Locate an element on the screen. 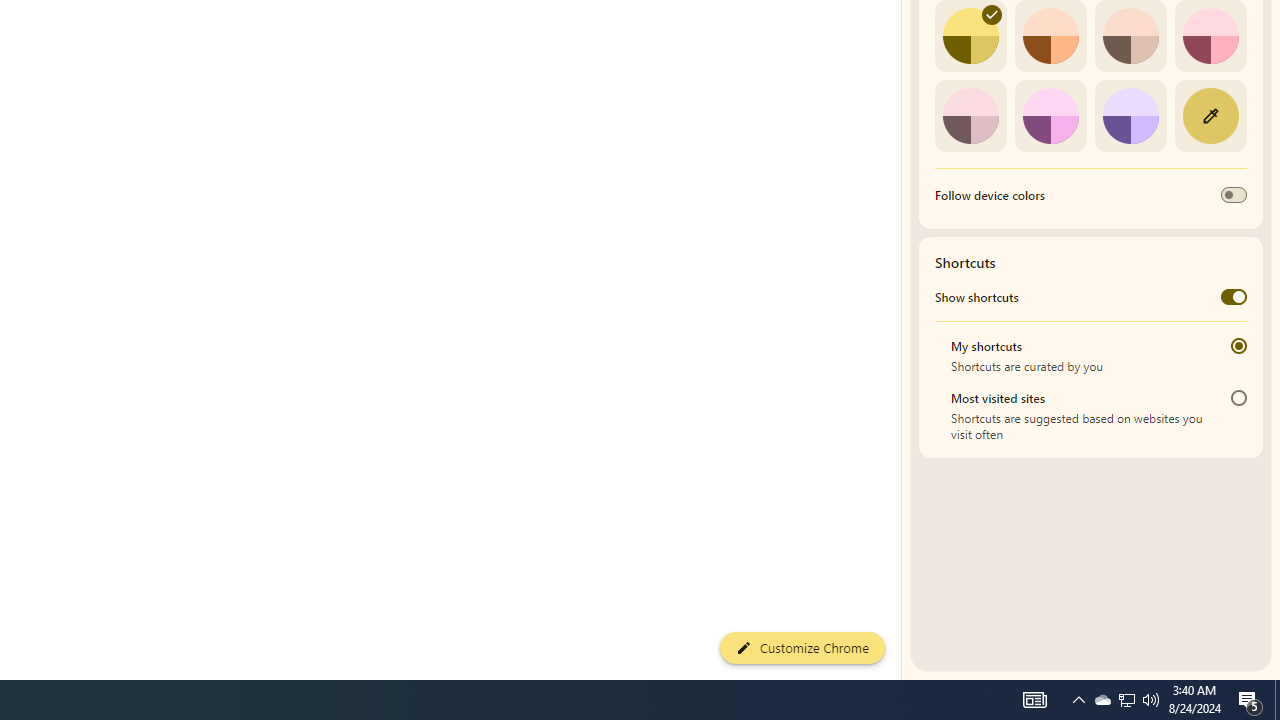  'Orange' is located at coordinates (1049, 36).